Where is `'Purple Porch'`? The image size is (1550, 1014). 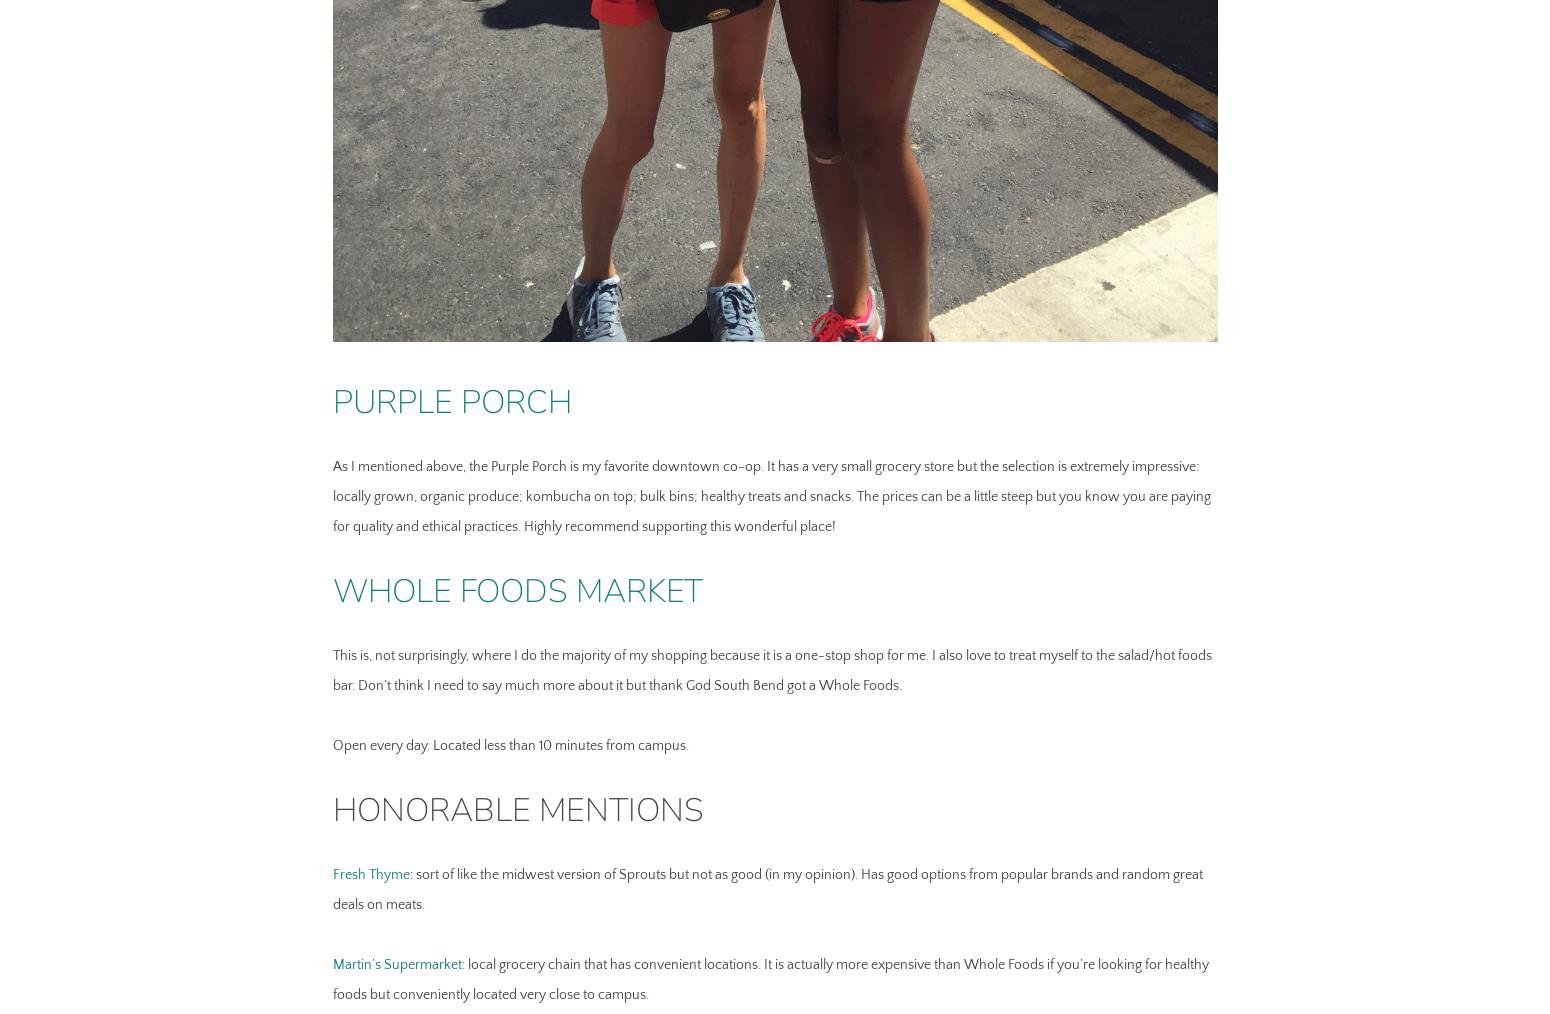 'Purple Porch' is located at coordinates (451, 400).